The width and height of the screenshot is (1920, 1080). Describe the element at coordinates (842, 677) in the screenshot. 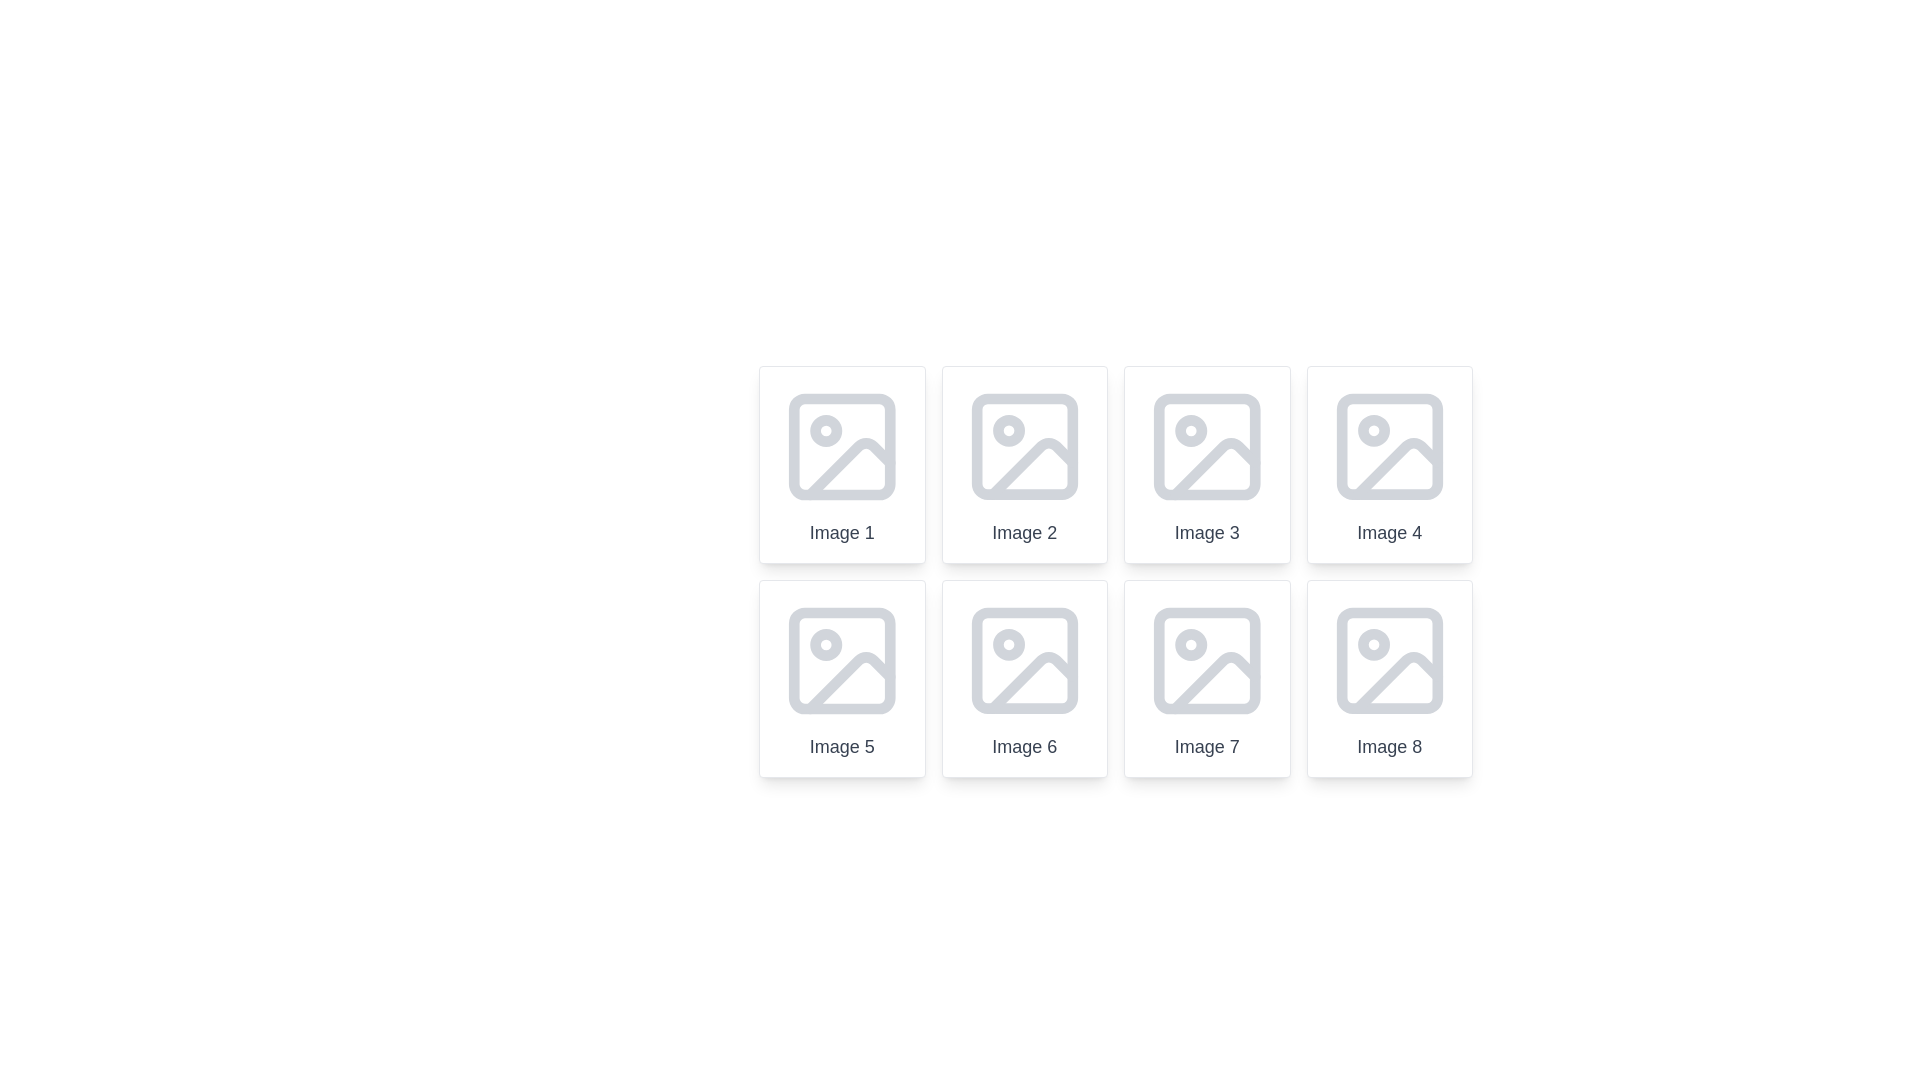

I see `the Card element labeled 'Image 5' located in the second row, first column of the grid` at that location.